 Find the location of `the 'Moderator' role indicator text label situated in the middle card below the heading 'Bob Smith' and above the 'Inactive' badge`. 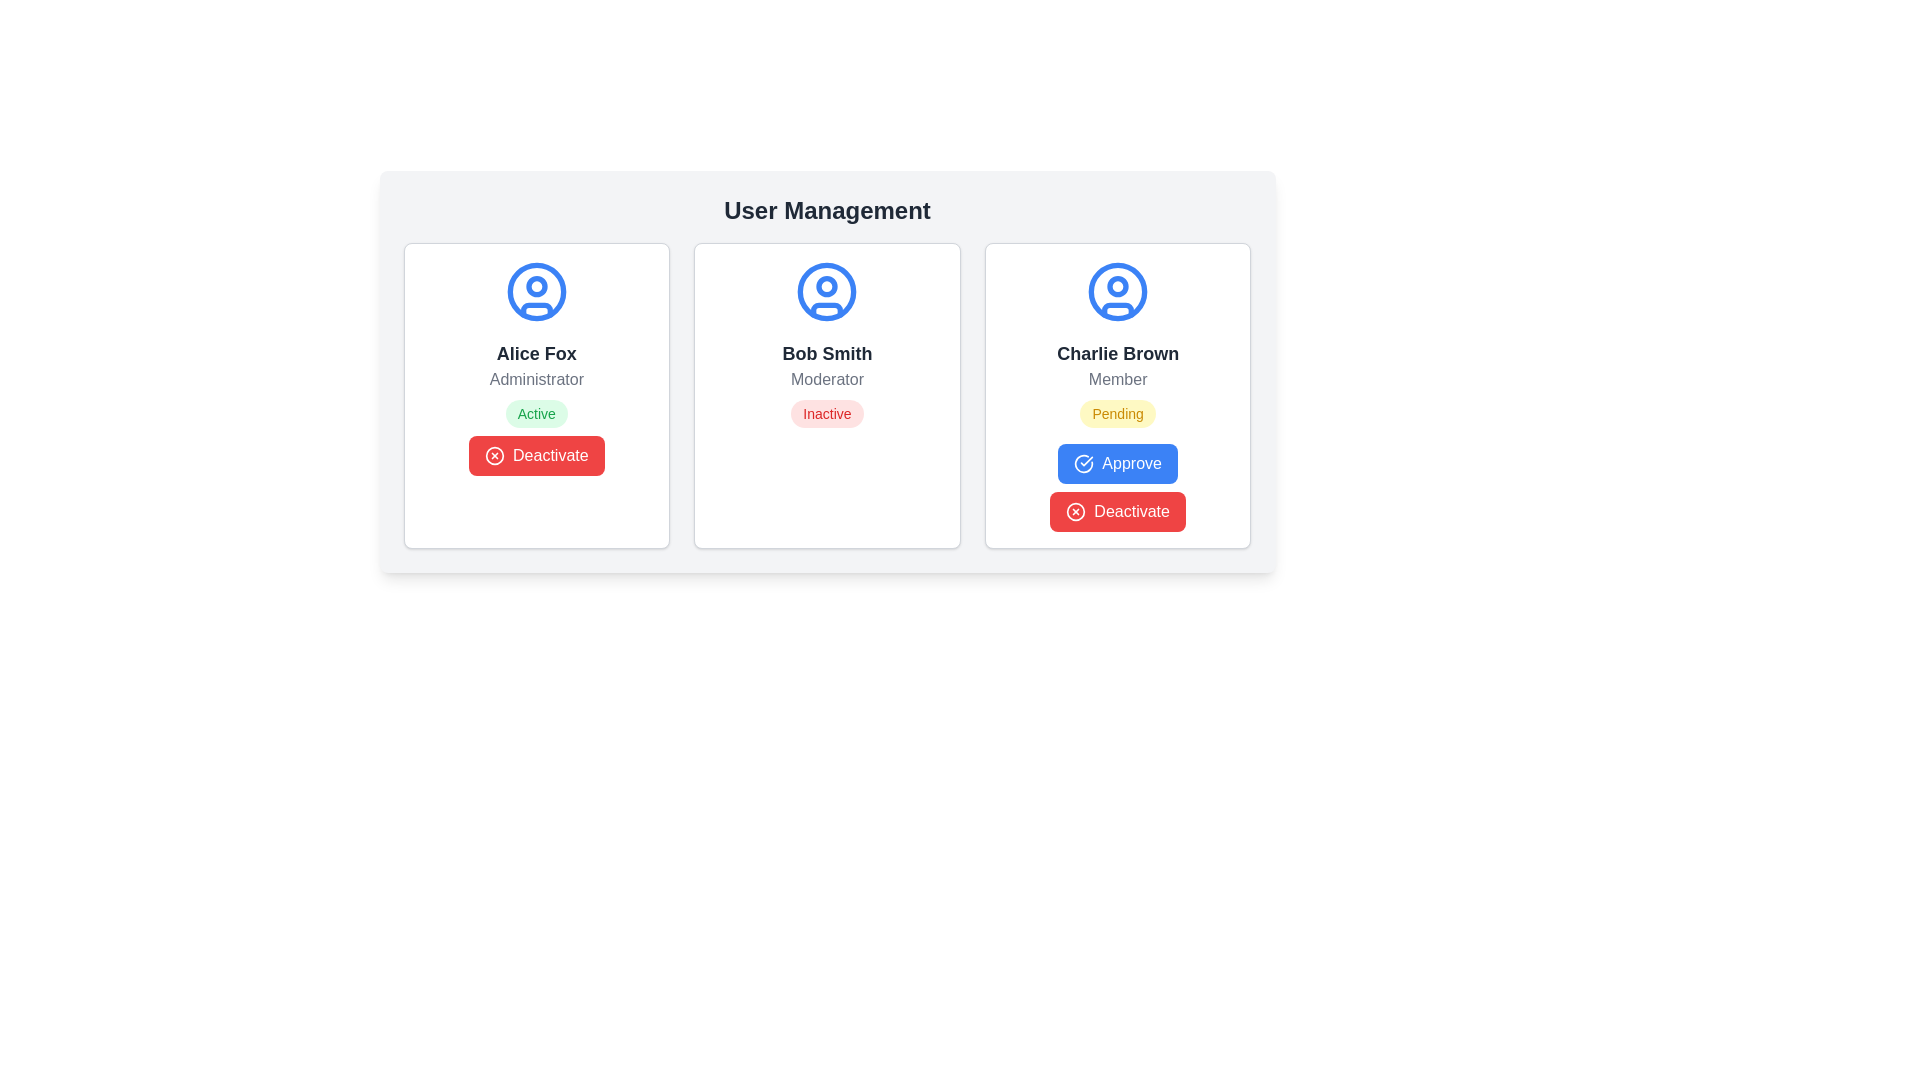

the 'Moderator' role indicator text label situated in the middle card below the heading 'Bob Smith' and above the 'Inactive' badge is located at coordinates (827, 380).